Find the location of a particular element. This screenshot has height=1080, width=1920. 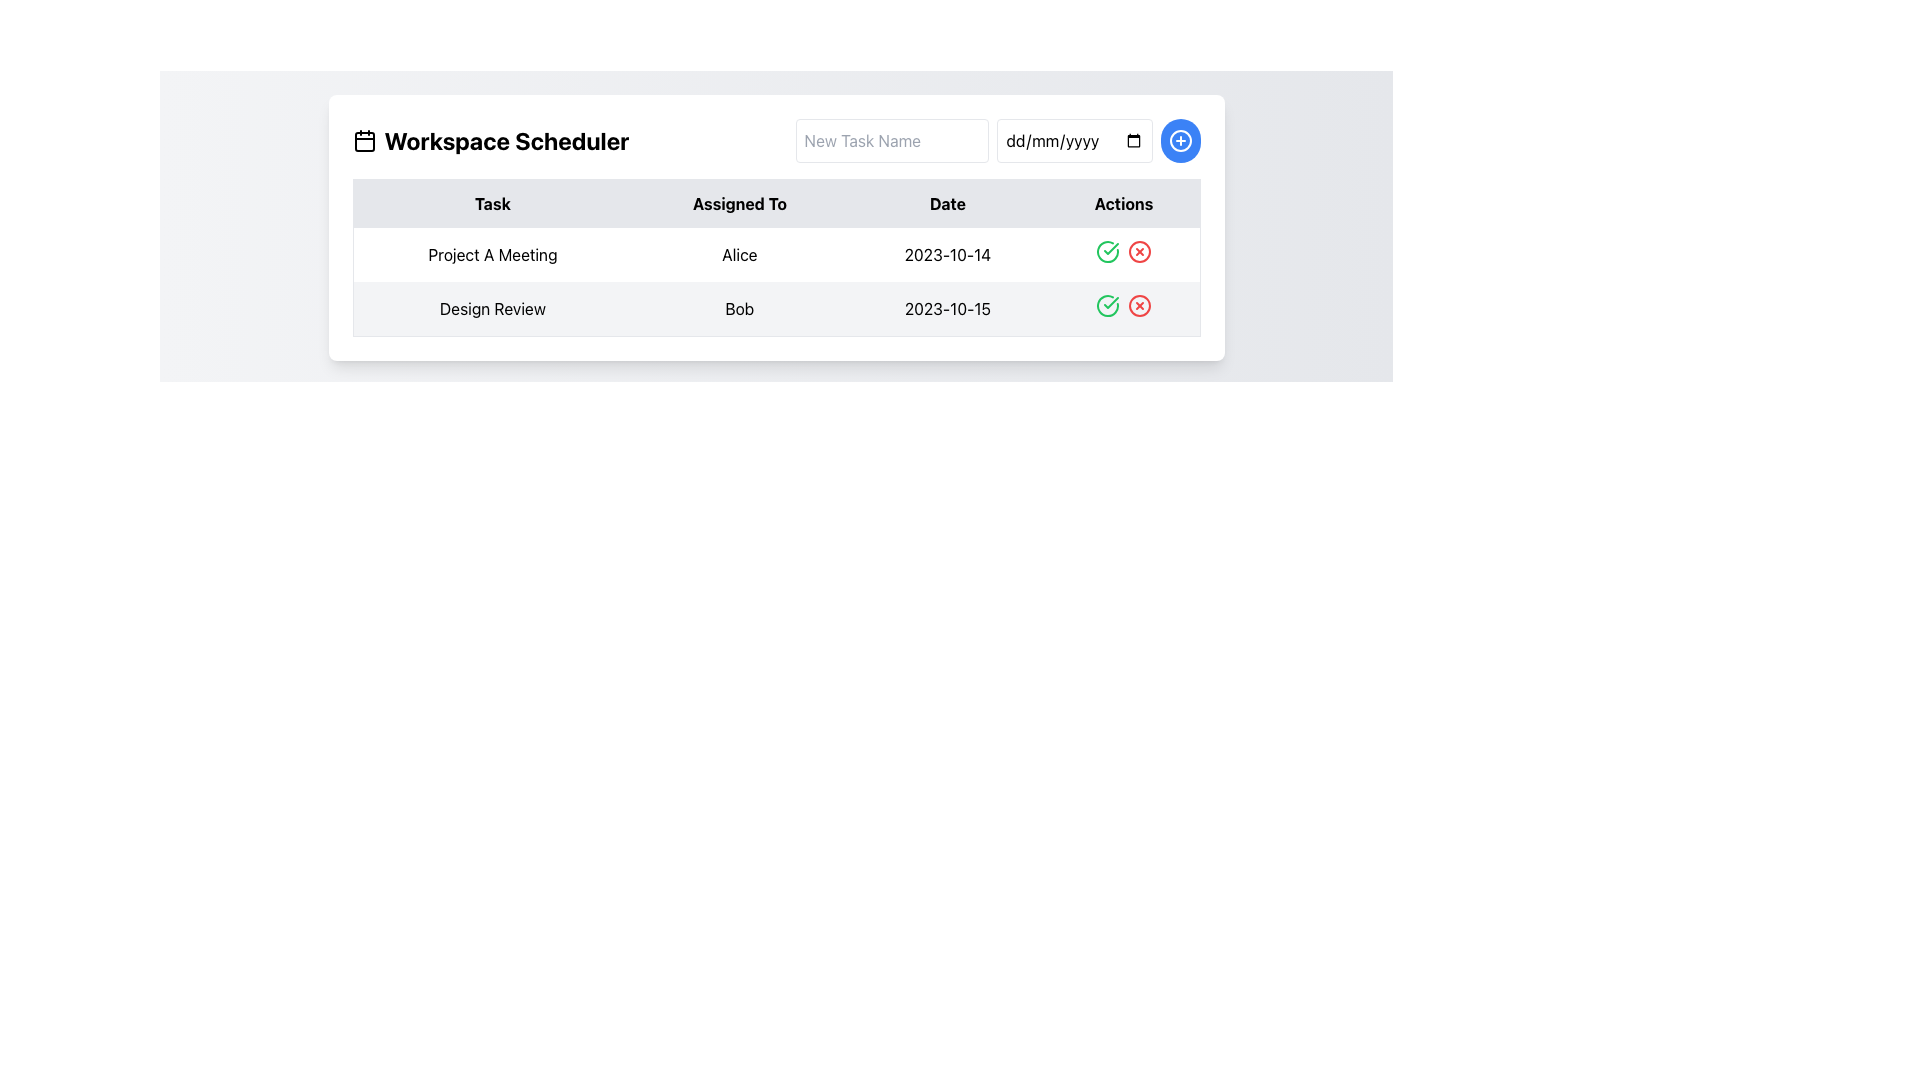

the second row of the table that contains the task 'Design Review', assigned to 'Bob', with a due date of '2023-10-15' is located at coordinates (775, 309).